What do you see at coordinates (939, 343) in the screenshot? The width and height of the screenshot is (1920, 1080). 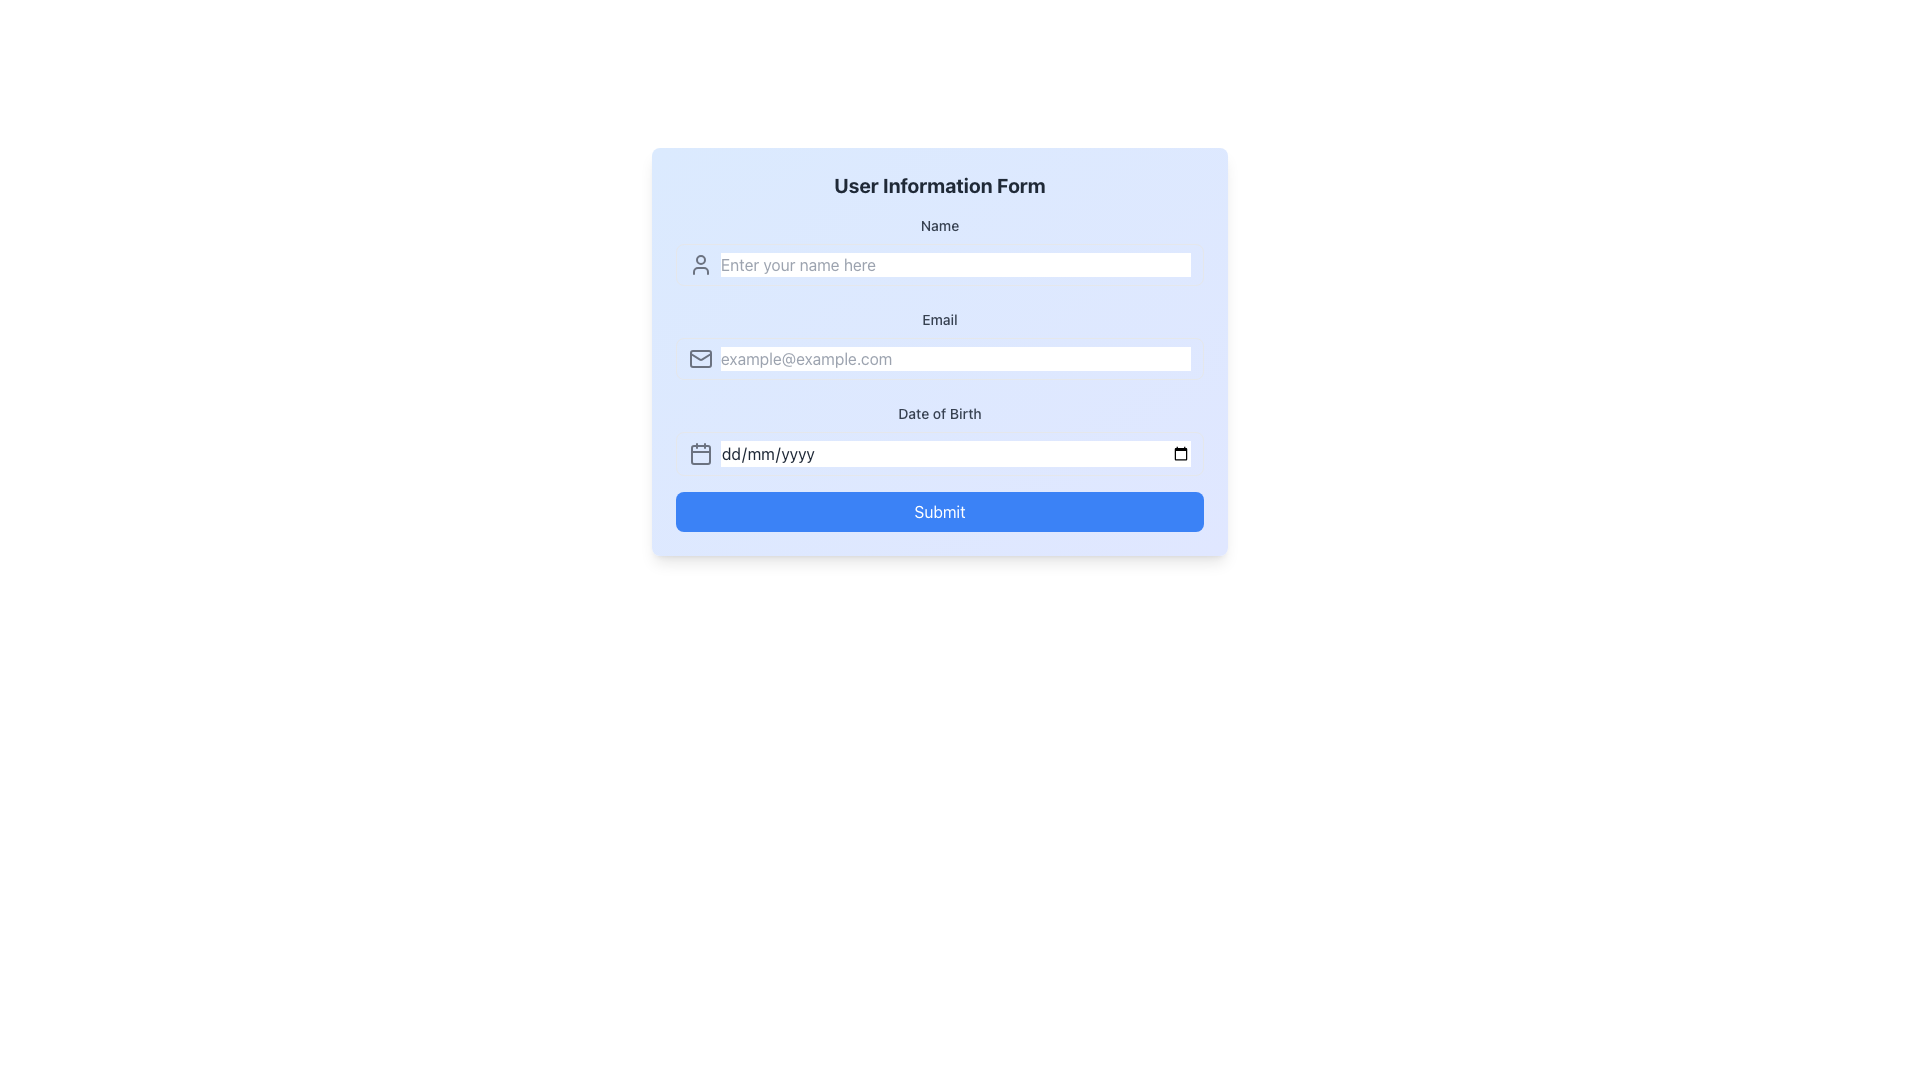 I see `the email input field, which is the second input field in the form layout, to focus on it` at bounding box center [939, 343].